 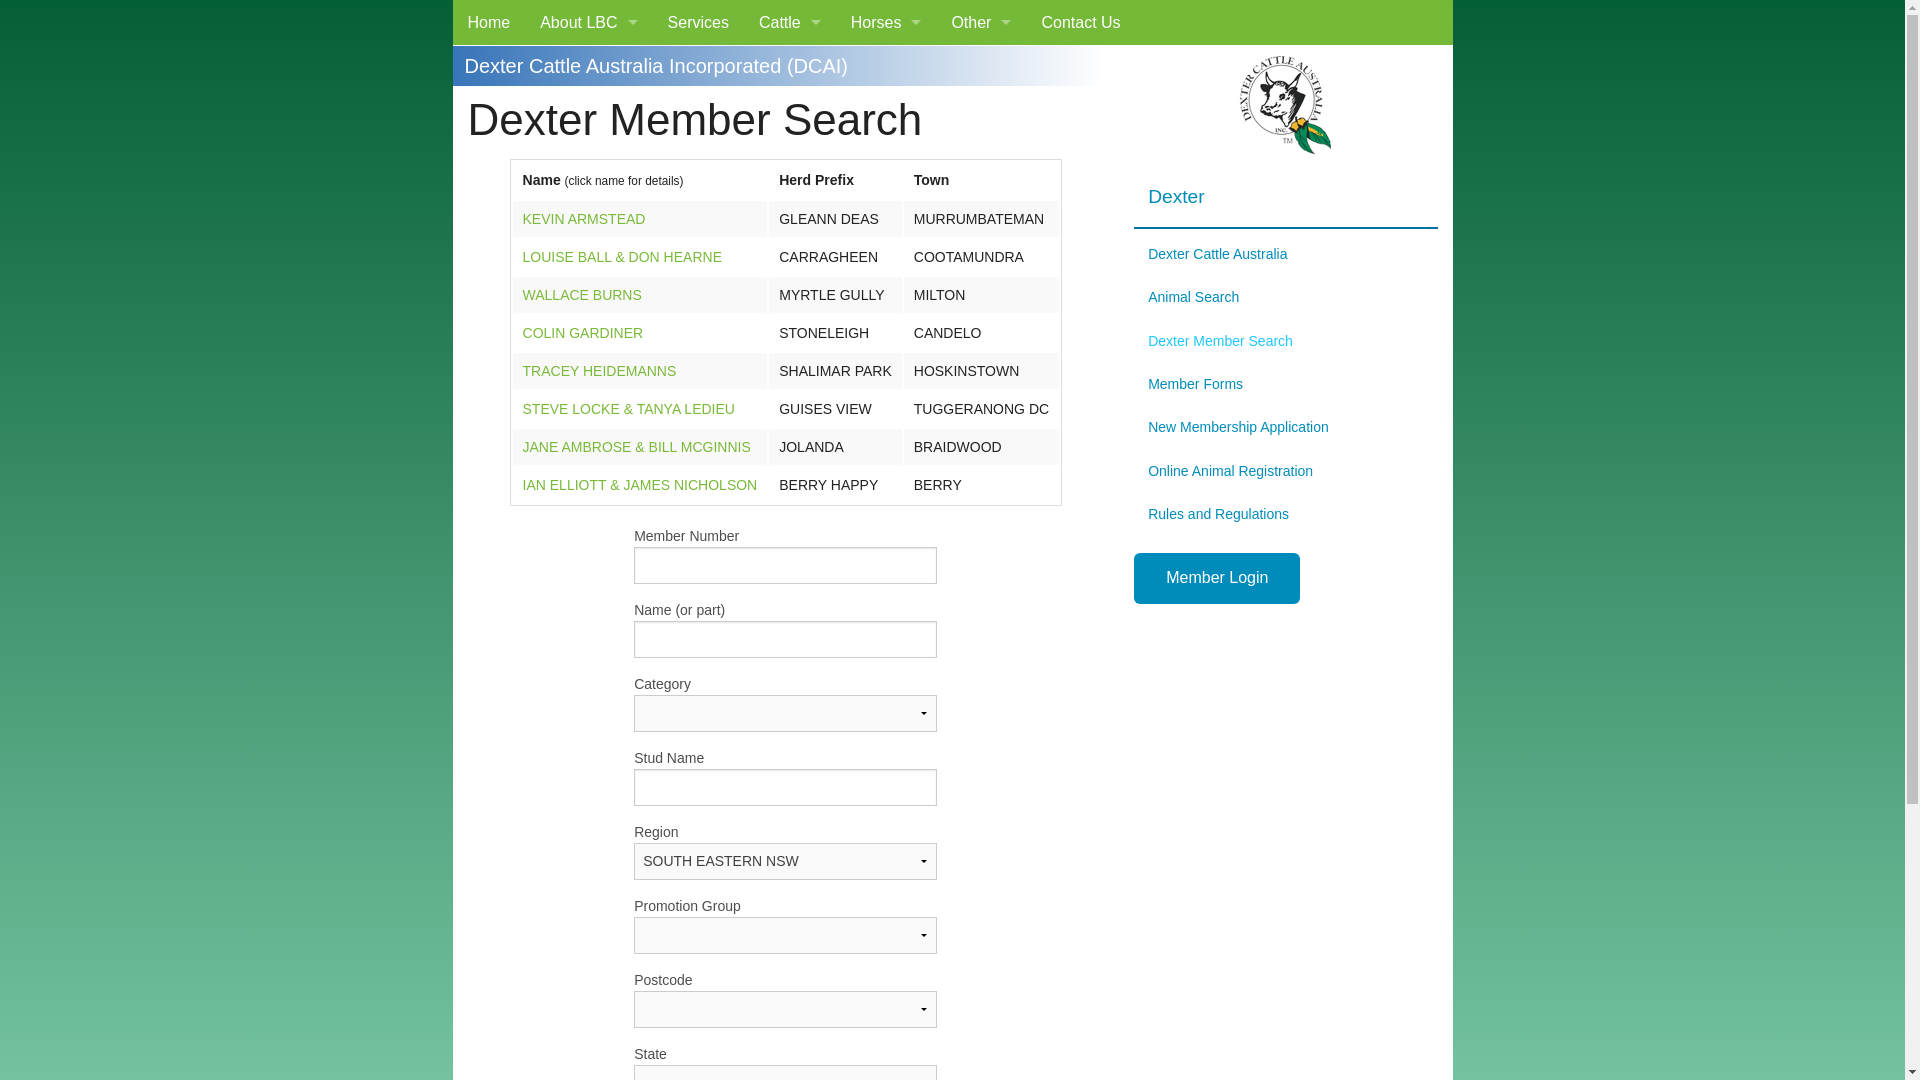 I want to click on 'IAN ELLIOTT & JAMES NICHOLSON', so click(x=640, y=485).